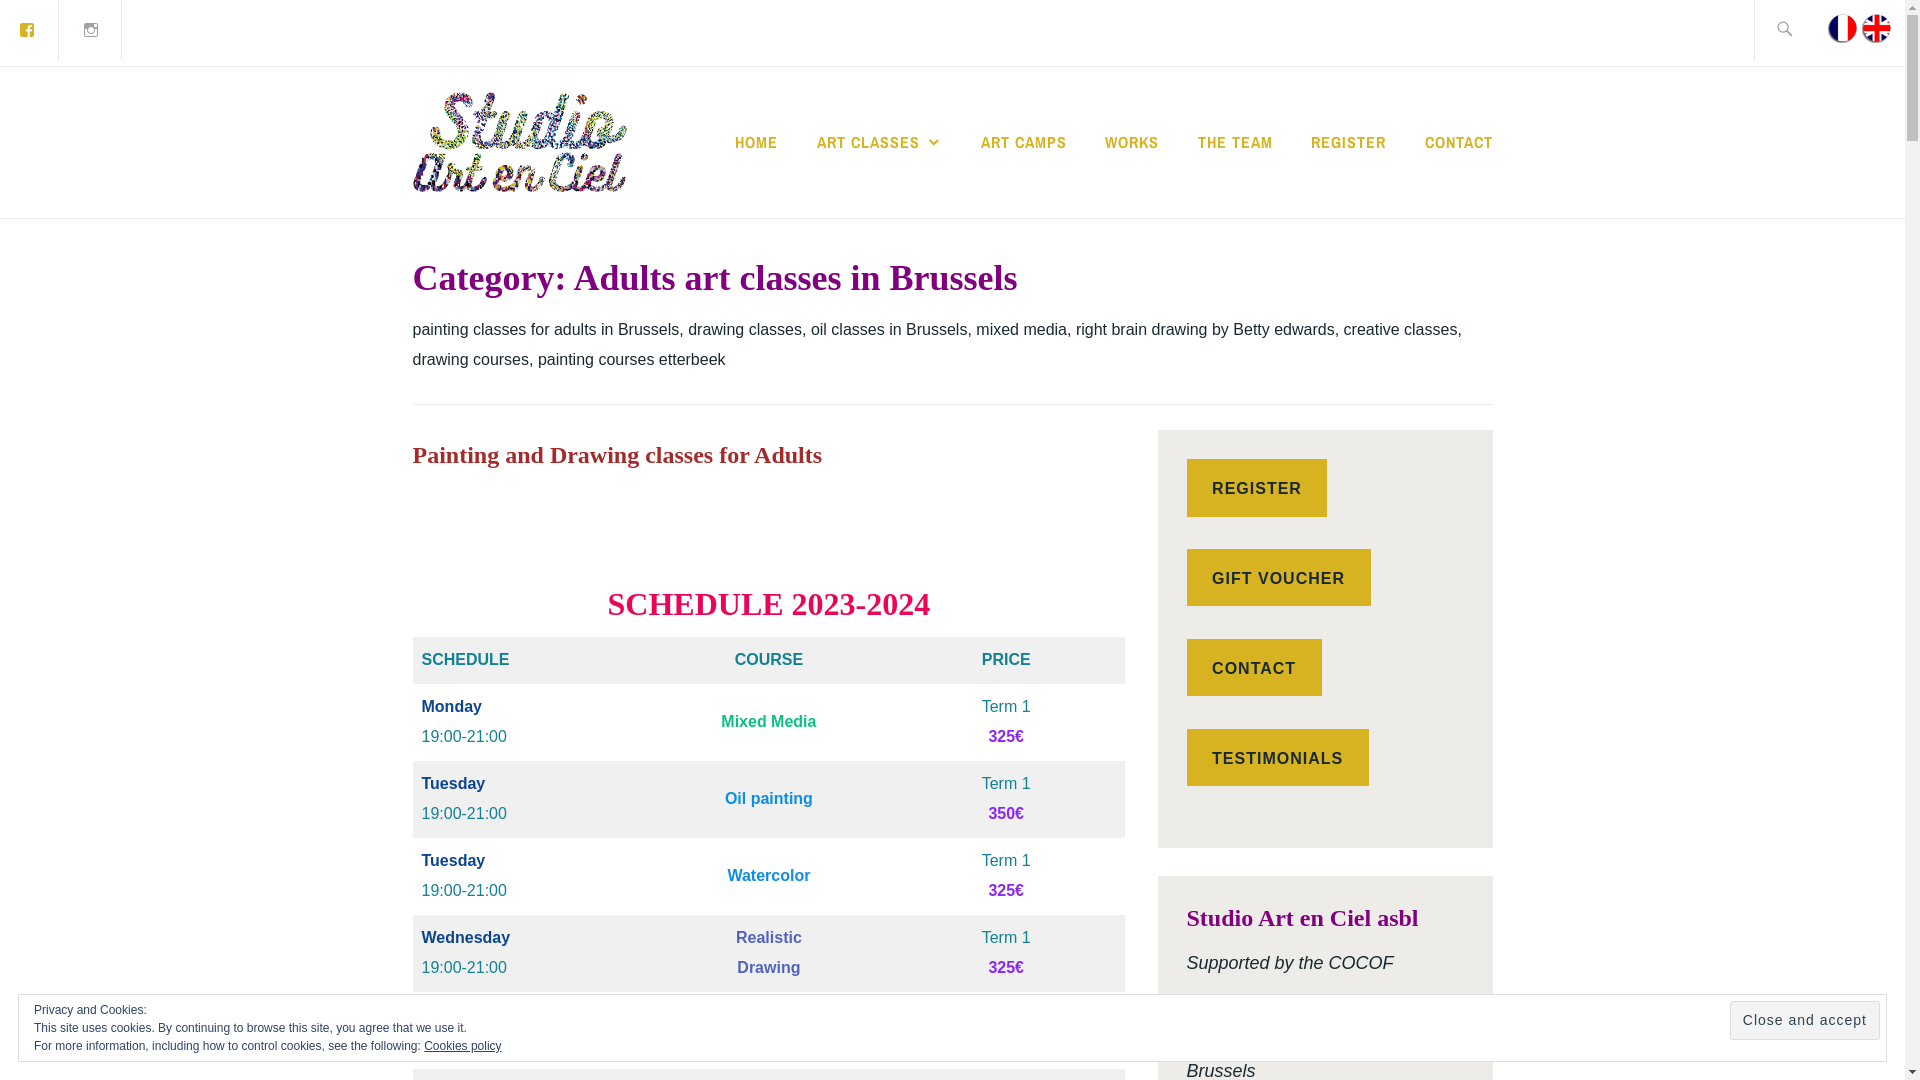  I want to click on 'REGISTER', so click(1255, 488).